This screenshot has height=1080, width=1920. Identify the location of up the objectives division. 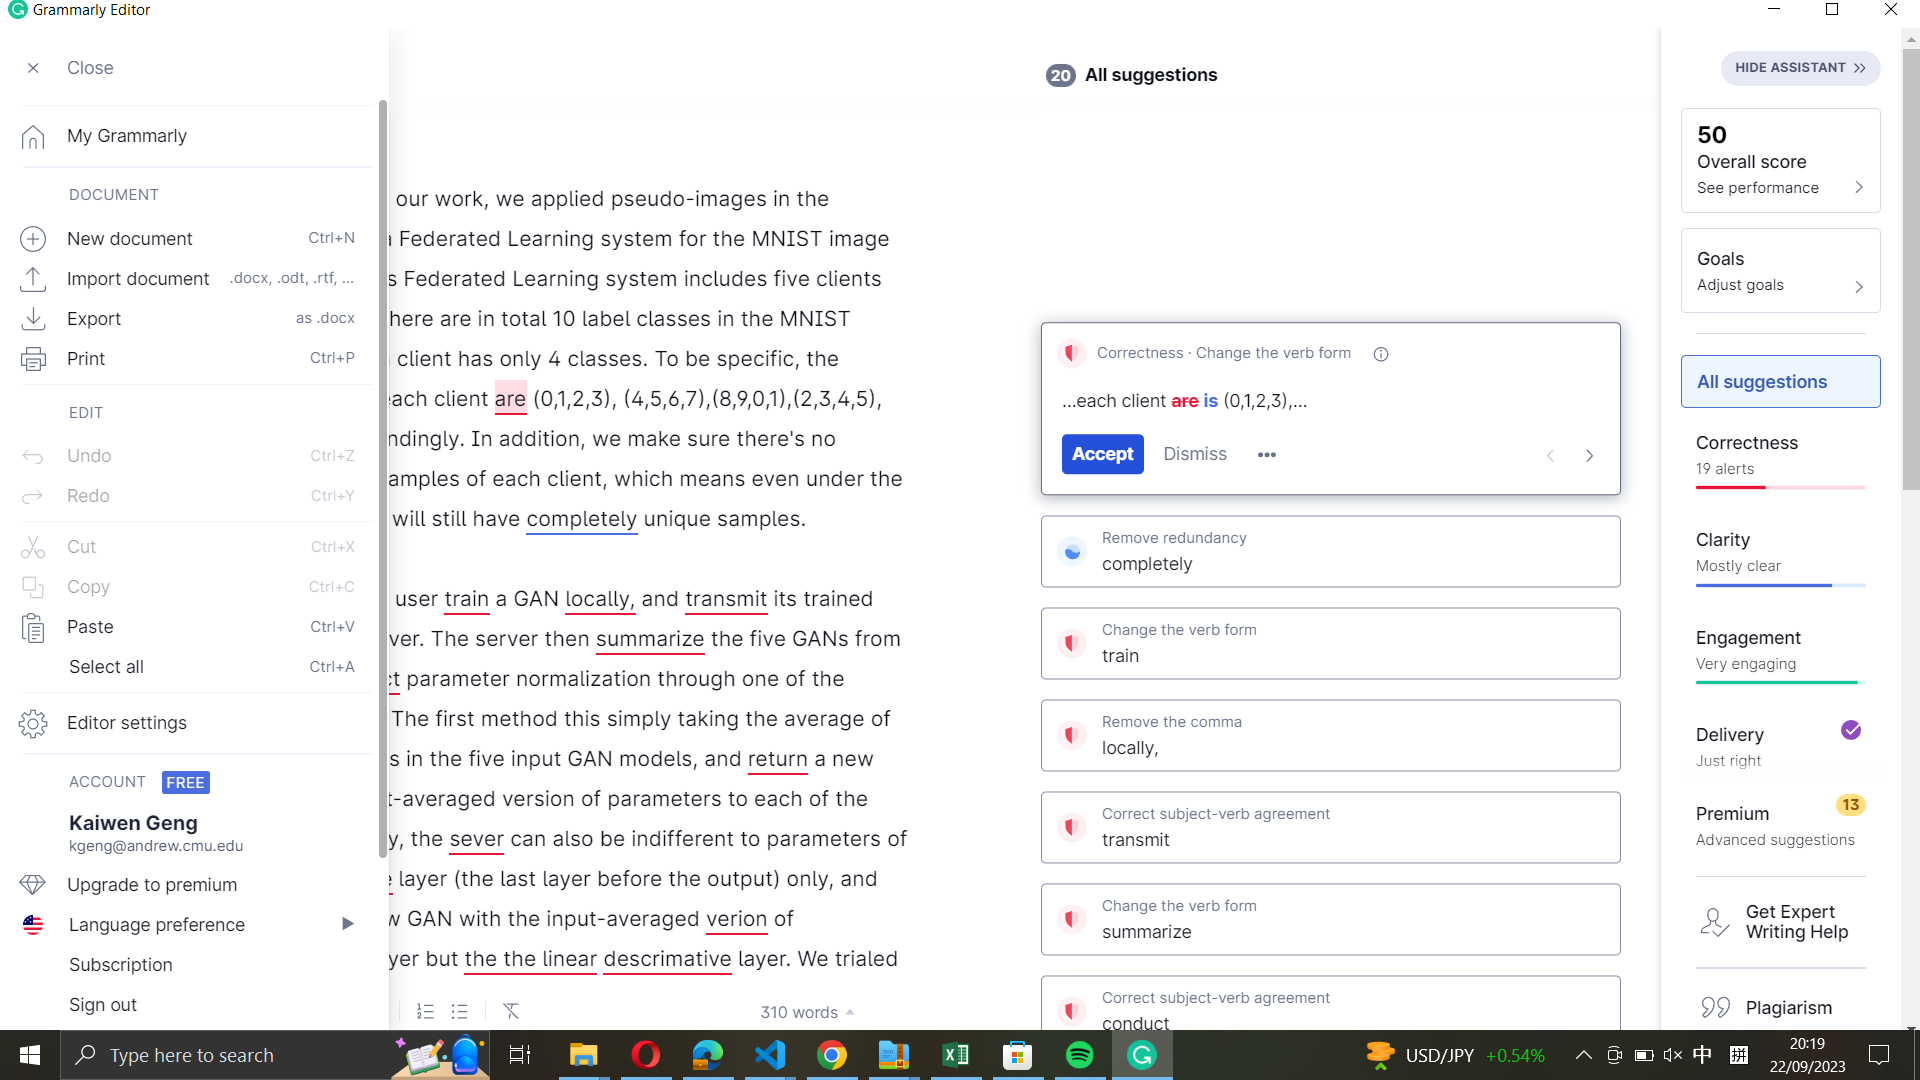
(1780, 270).